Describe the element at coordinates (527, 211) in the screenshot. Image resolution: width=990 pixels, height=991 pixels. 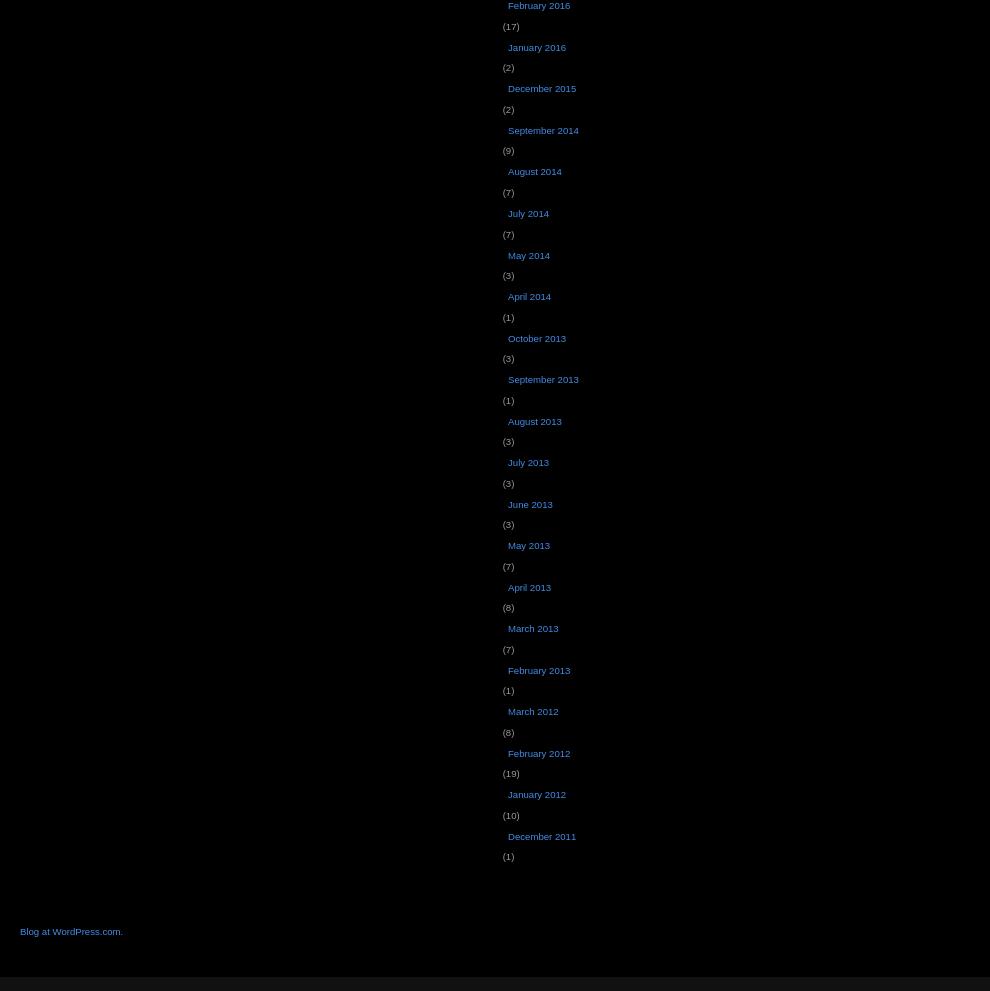
I see `'July 2014'` at that location.